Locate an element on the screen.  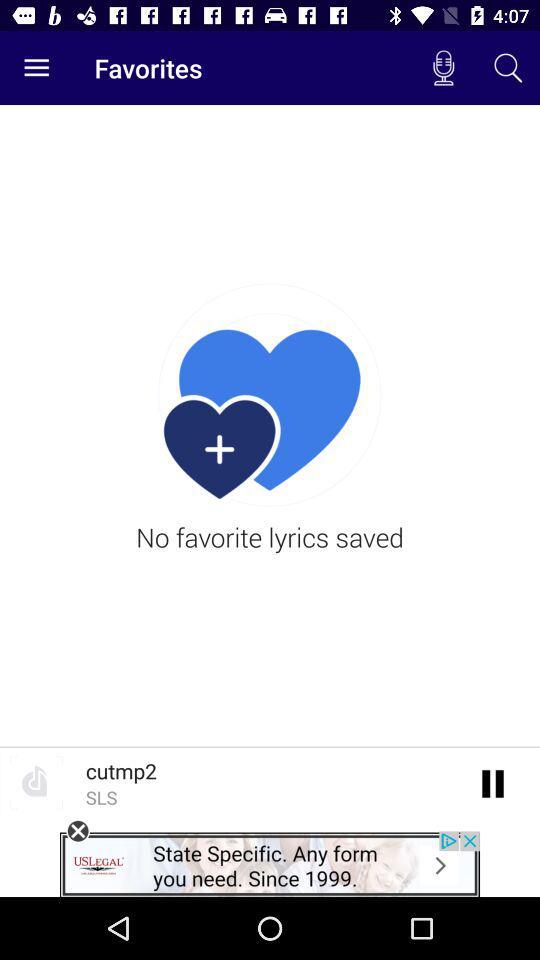
advert is located at coordinates (270, 863).